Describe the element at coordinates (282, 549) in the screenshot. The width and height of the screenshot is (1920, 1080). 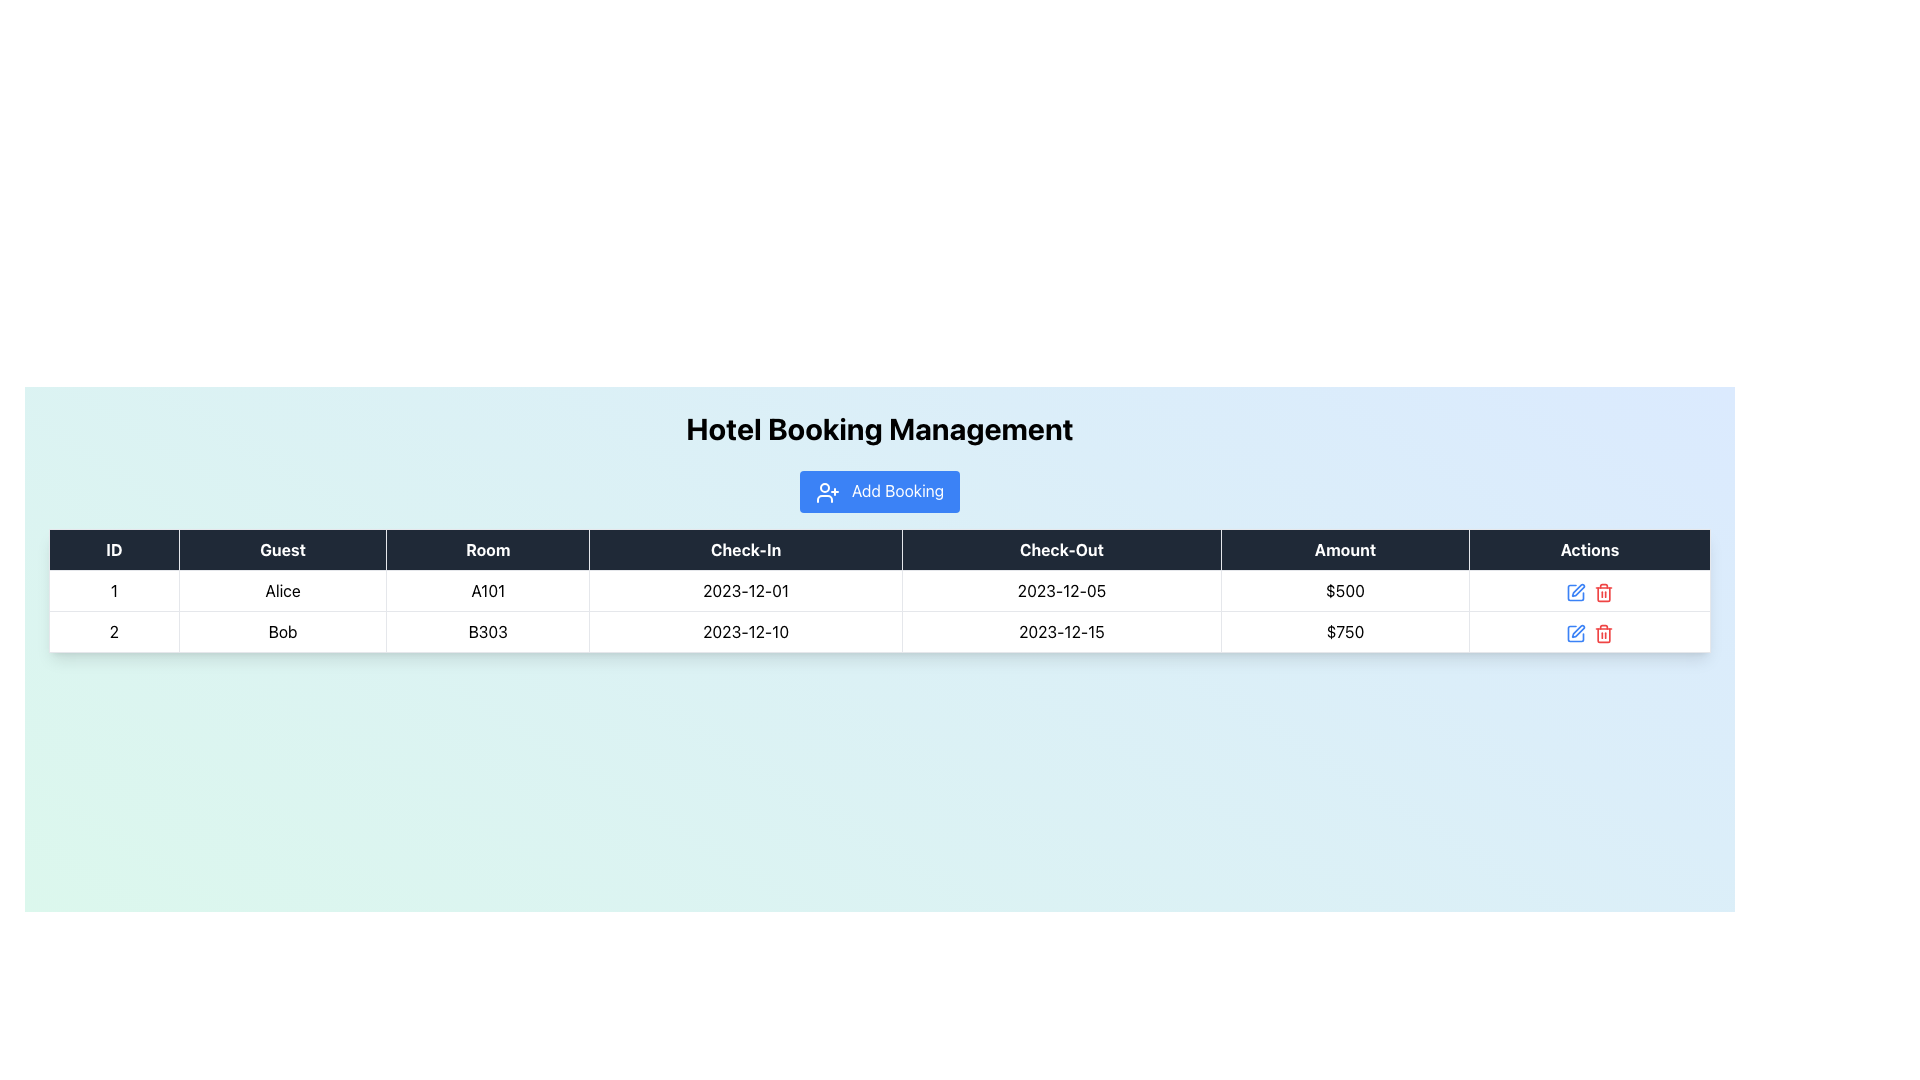
I see `the second table header that categorizes and labels guest-related data, positioned between the 'ID' header and the 'Room' header` at that location.